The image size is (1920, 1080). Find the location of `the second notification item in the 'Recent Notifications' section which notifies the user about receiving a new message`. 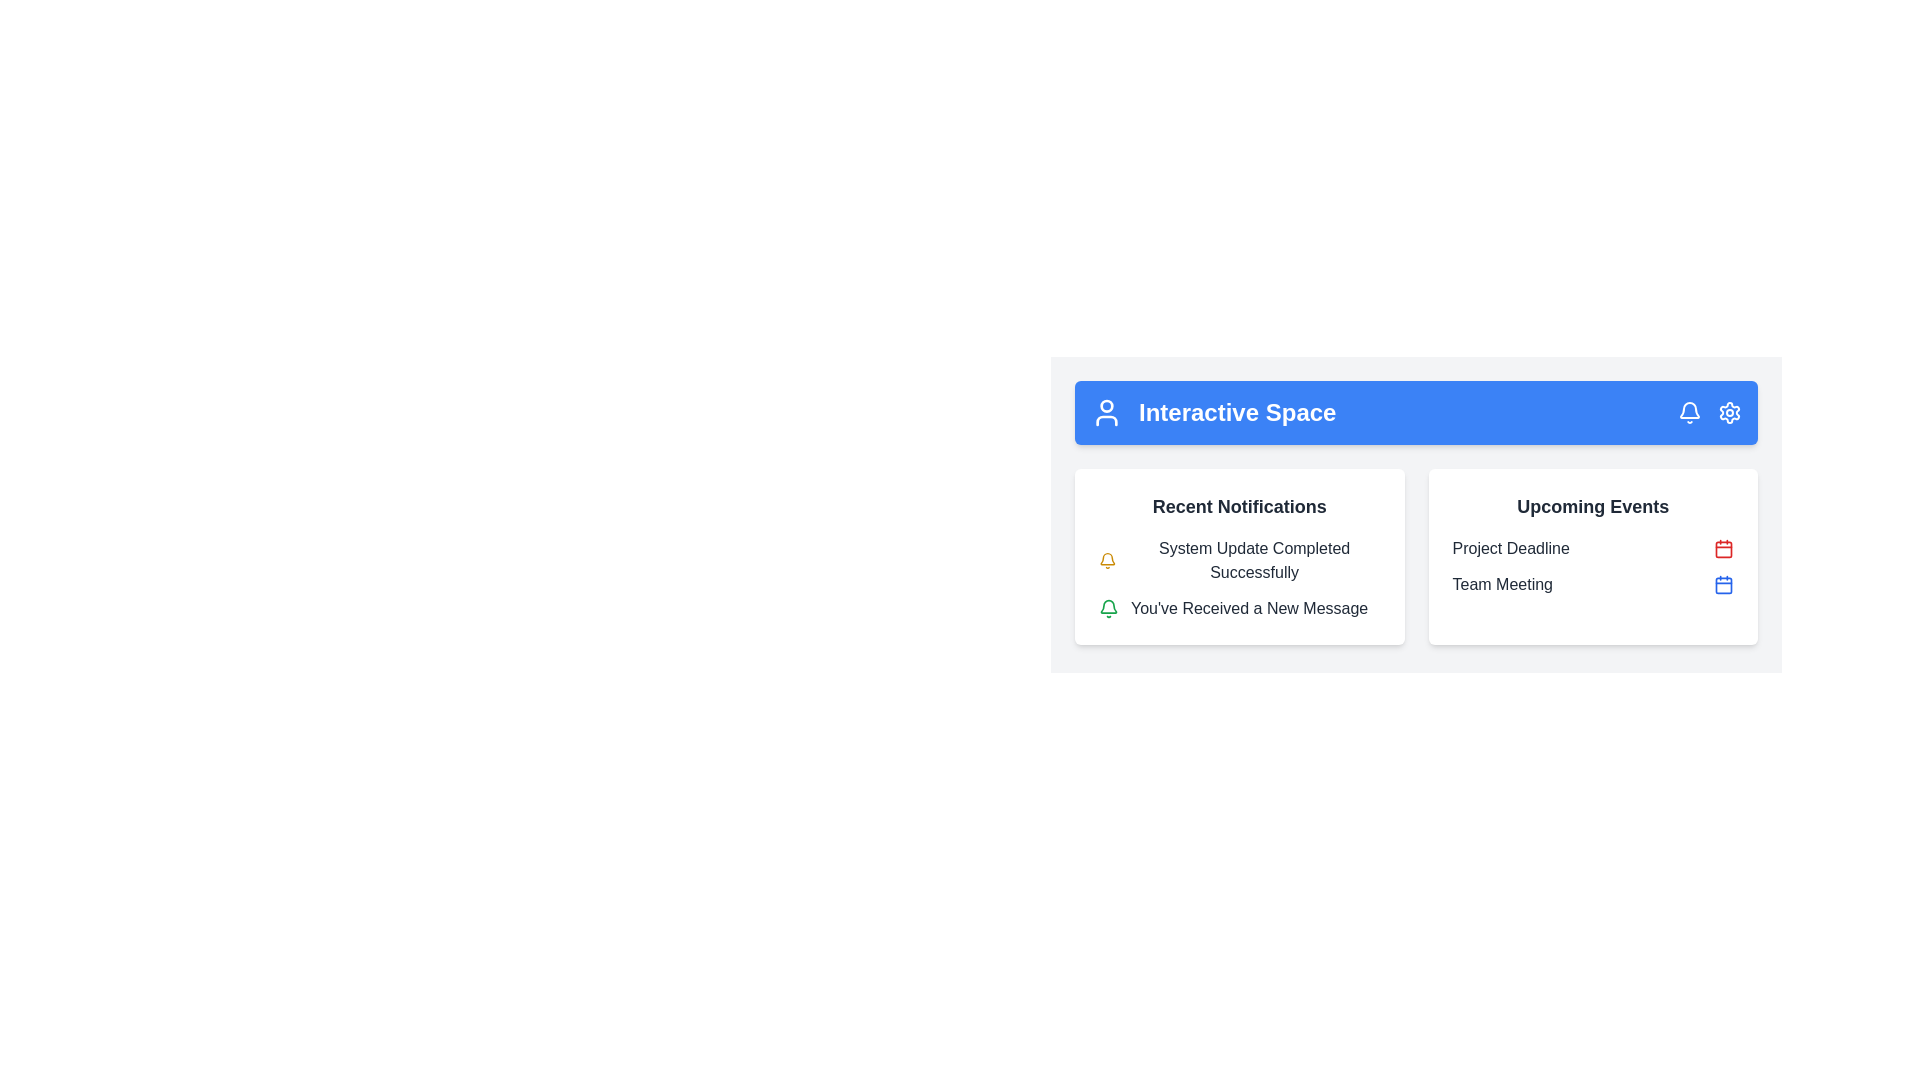

the second notification item in the 'Recent Notifications' section which notifies the user about receiving a new message is located at coordinates (1238, 608).